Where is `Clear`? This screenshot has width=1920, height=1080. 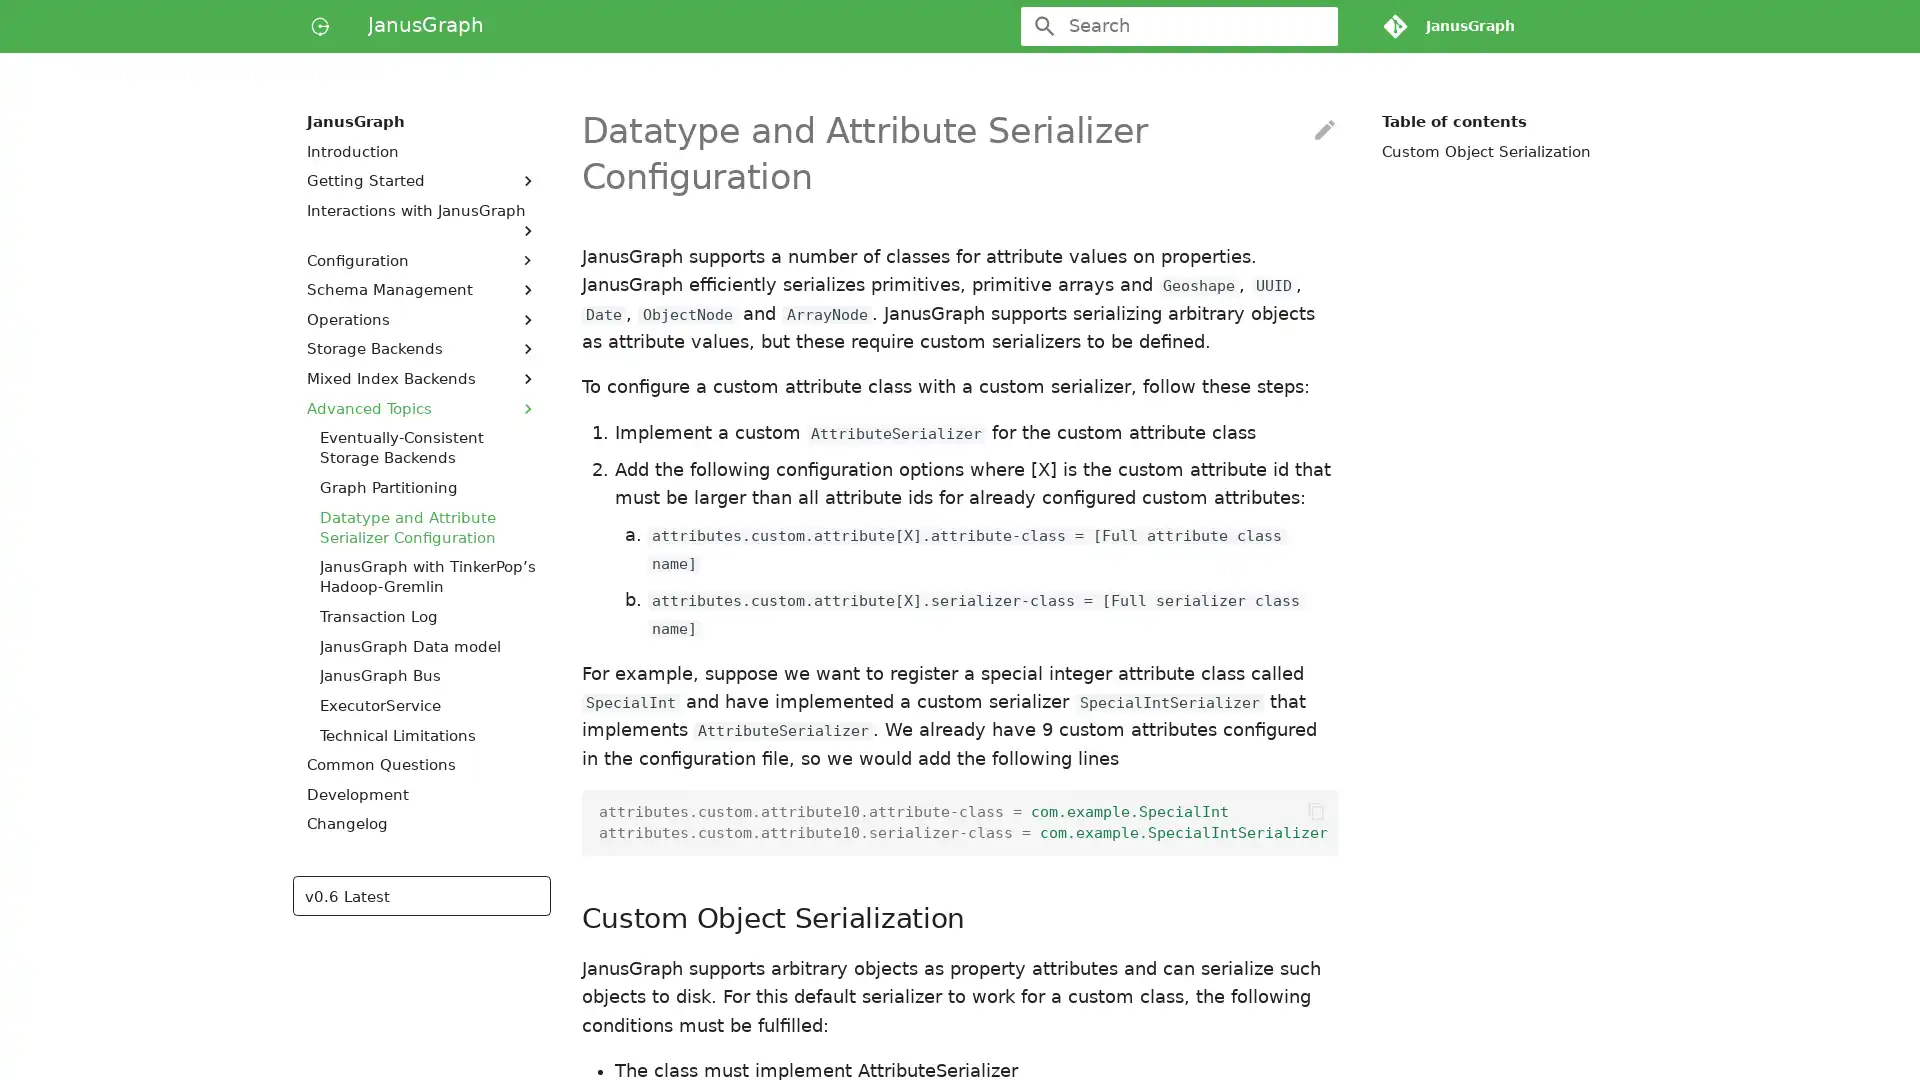 Clear is located at coordinates (1314, 26).